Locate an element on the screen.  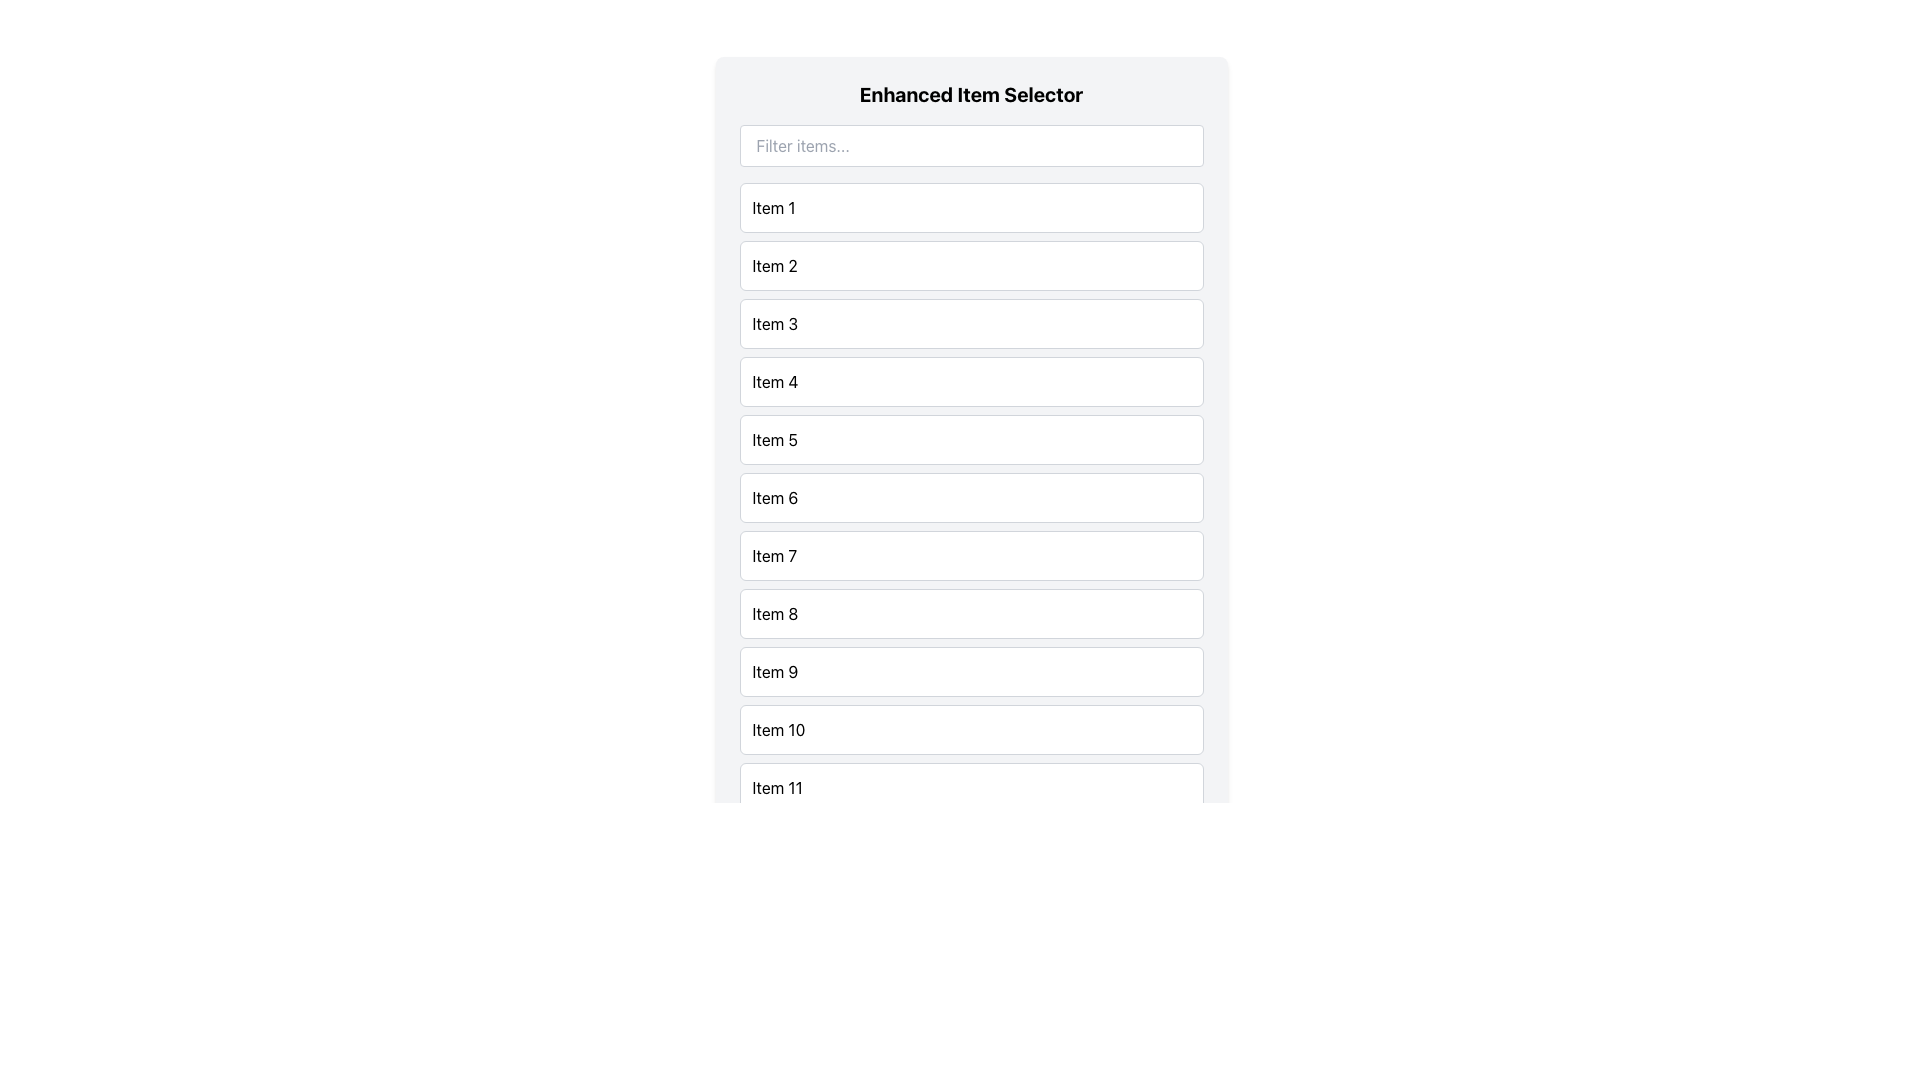
the 'Item 8' button, which is a rectangular list item with a white background and a gray border is located at coordinates (971, 612).